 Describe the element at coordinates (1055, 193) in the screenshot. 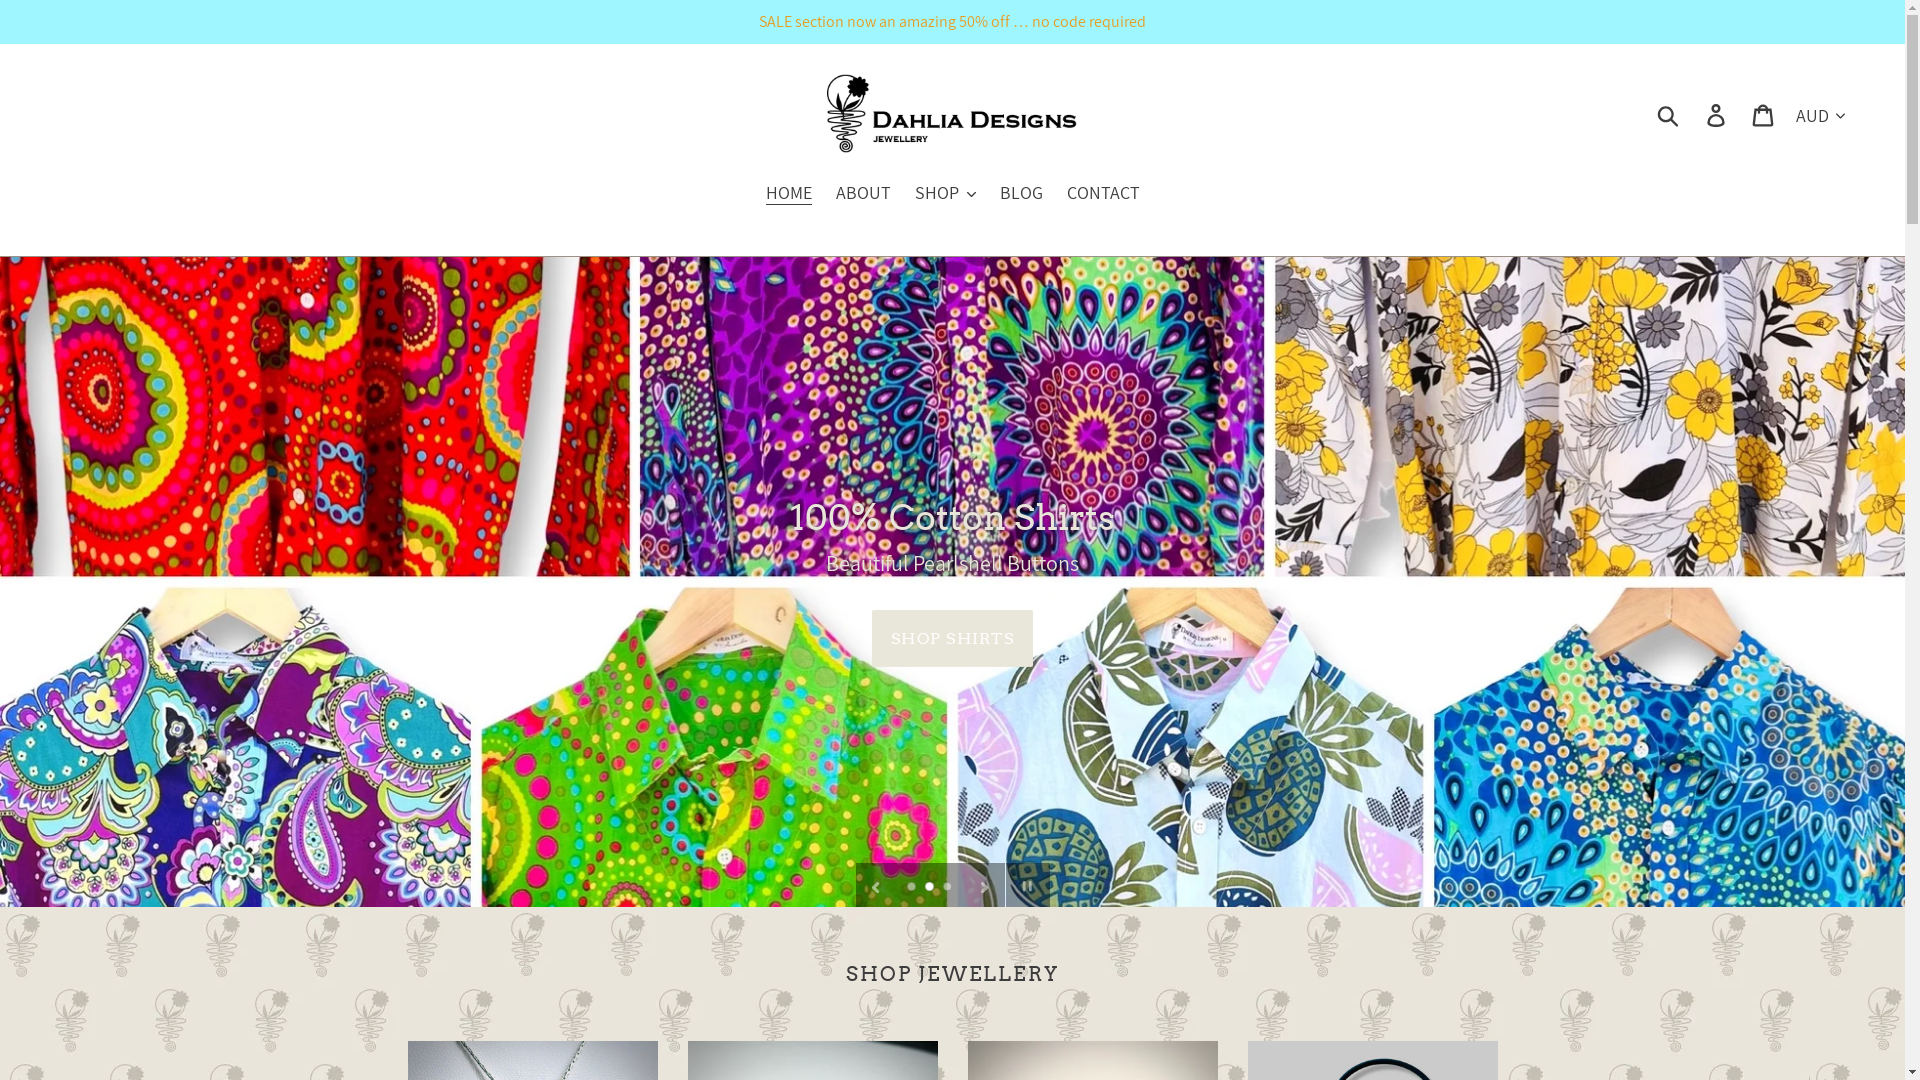

I see `'CONTACT'` at that location.